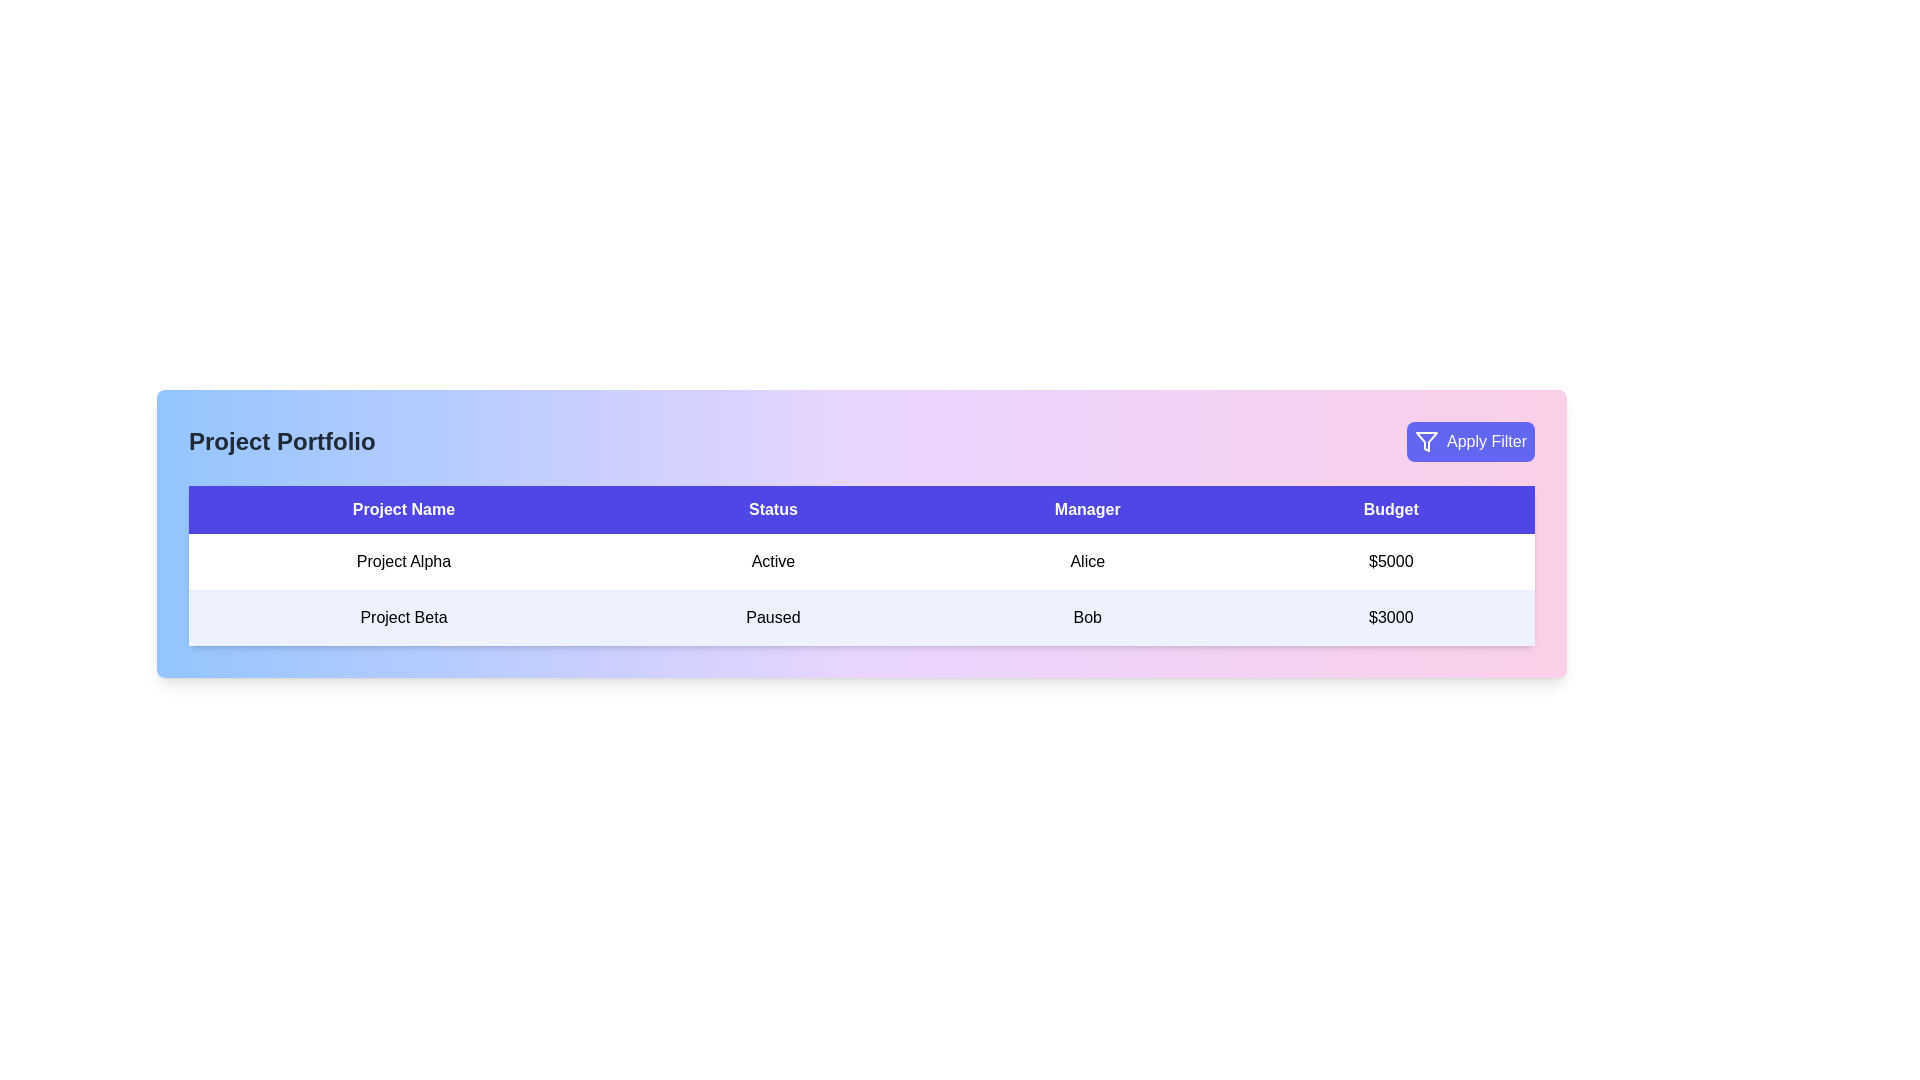 The height and width of the screenshot is (1080, 1920). What do you see at coordinates (862, 562) in the screenshot?
I see `the first row of the data table which displays 'Project Alpha', 'Active', 'Alice', and '$5000'` at bounding box center [862, 562].